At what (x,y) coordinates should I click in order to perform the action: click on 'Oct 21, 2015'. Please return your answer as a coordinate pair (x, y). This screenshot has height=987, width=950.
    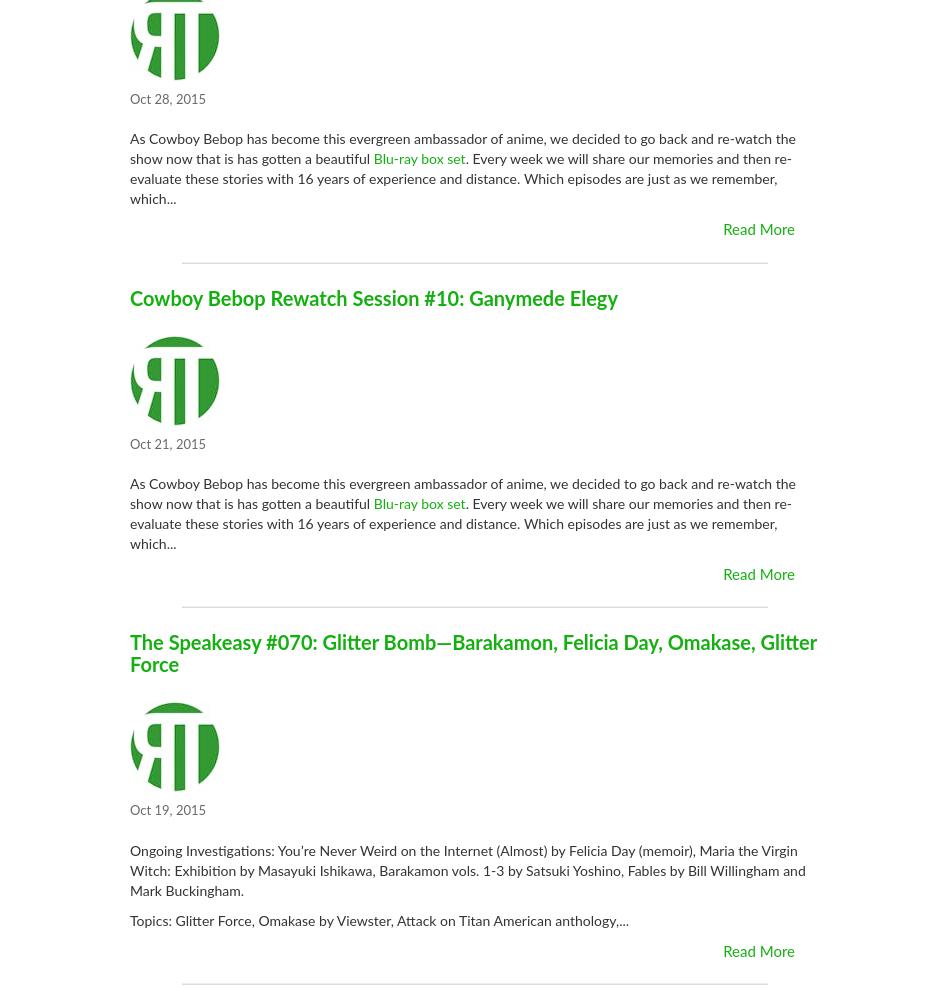
    Looking at the image, I should click on (167, 443).